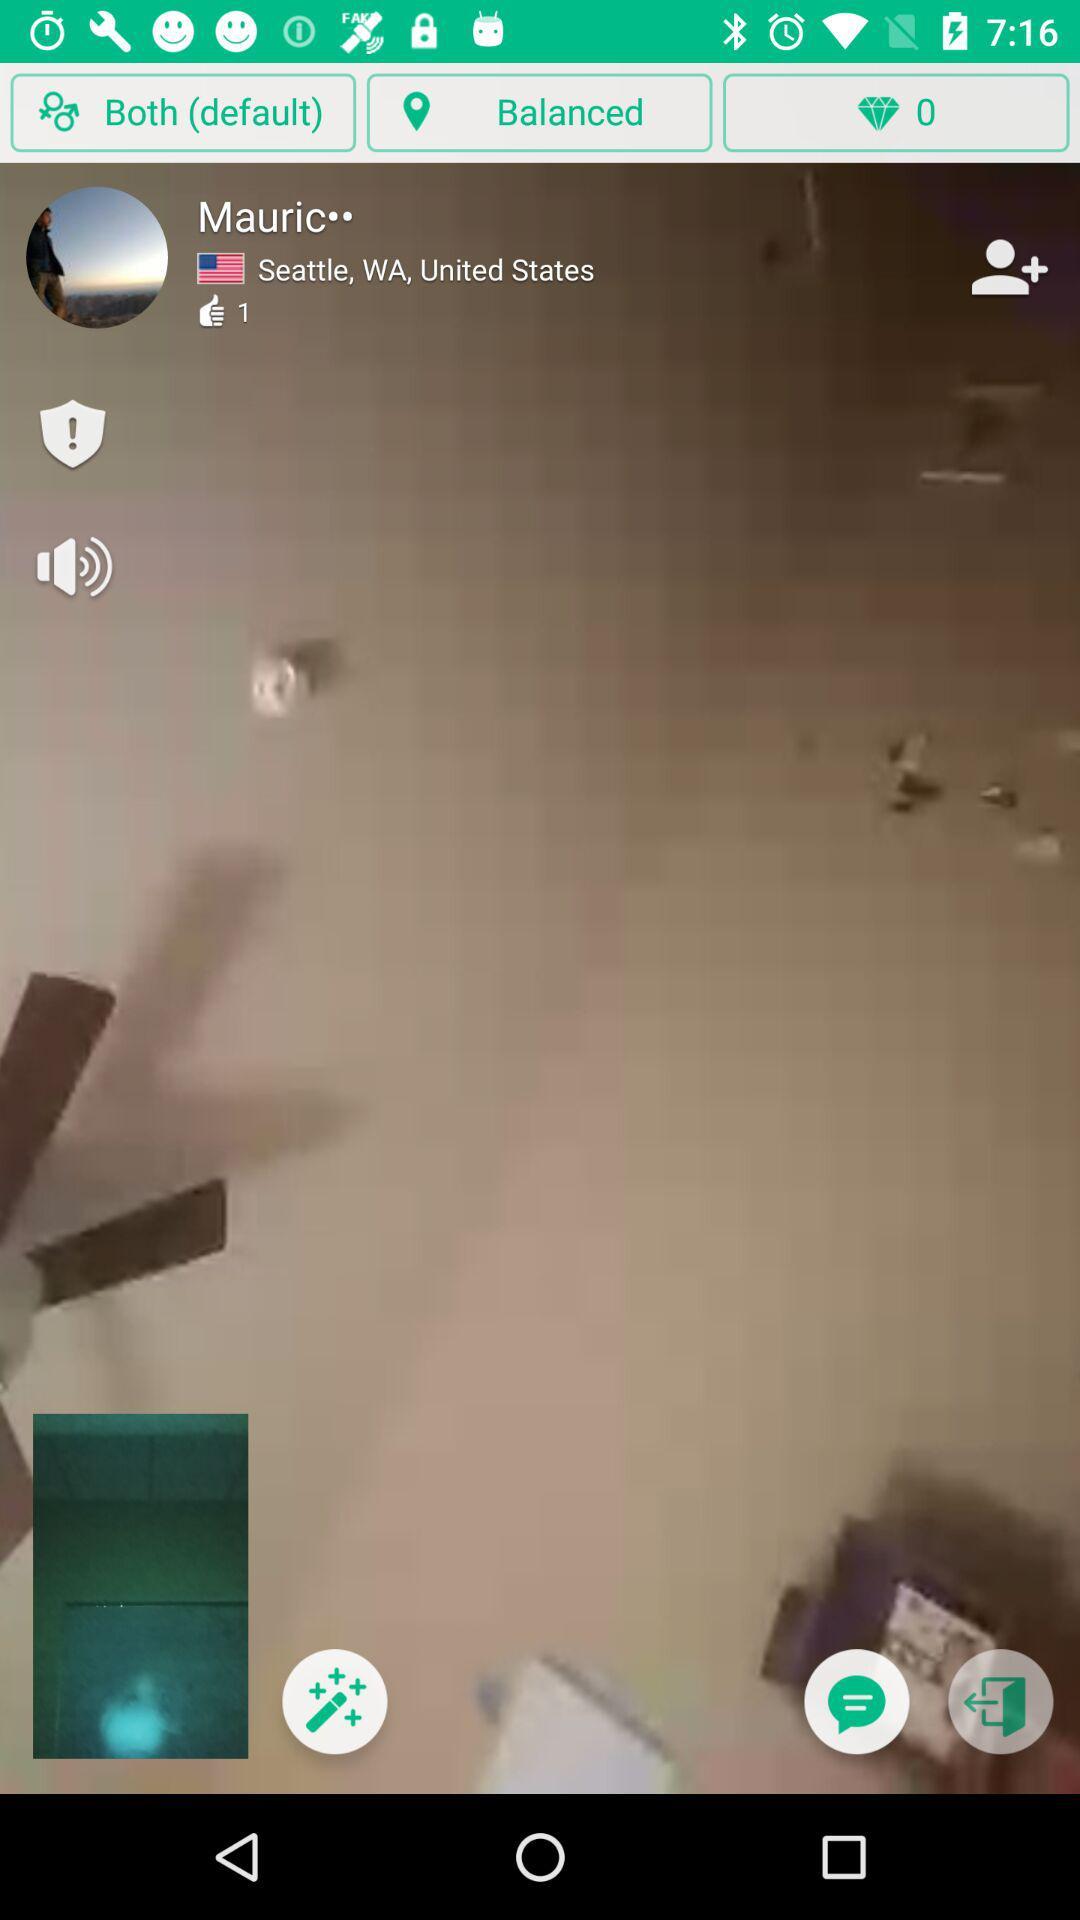 The height and width of the screenshot is (1920, 1080). I want to click on mute audio, so click(71, 565).